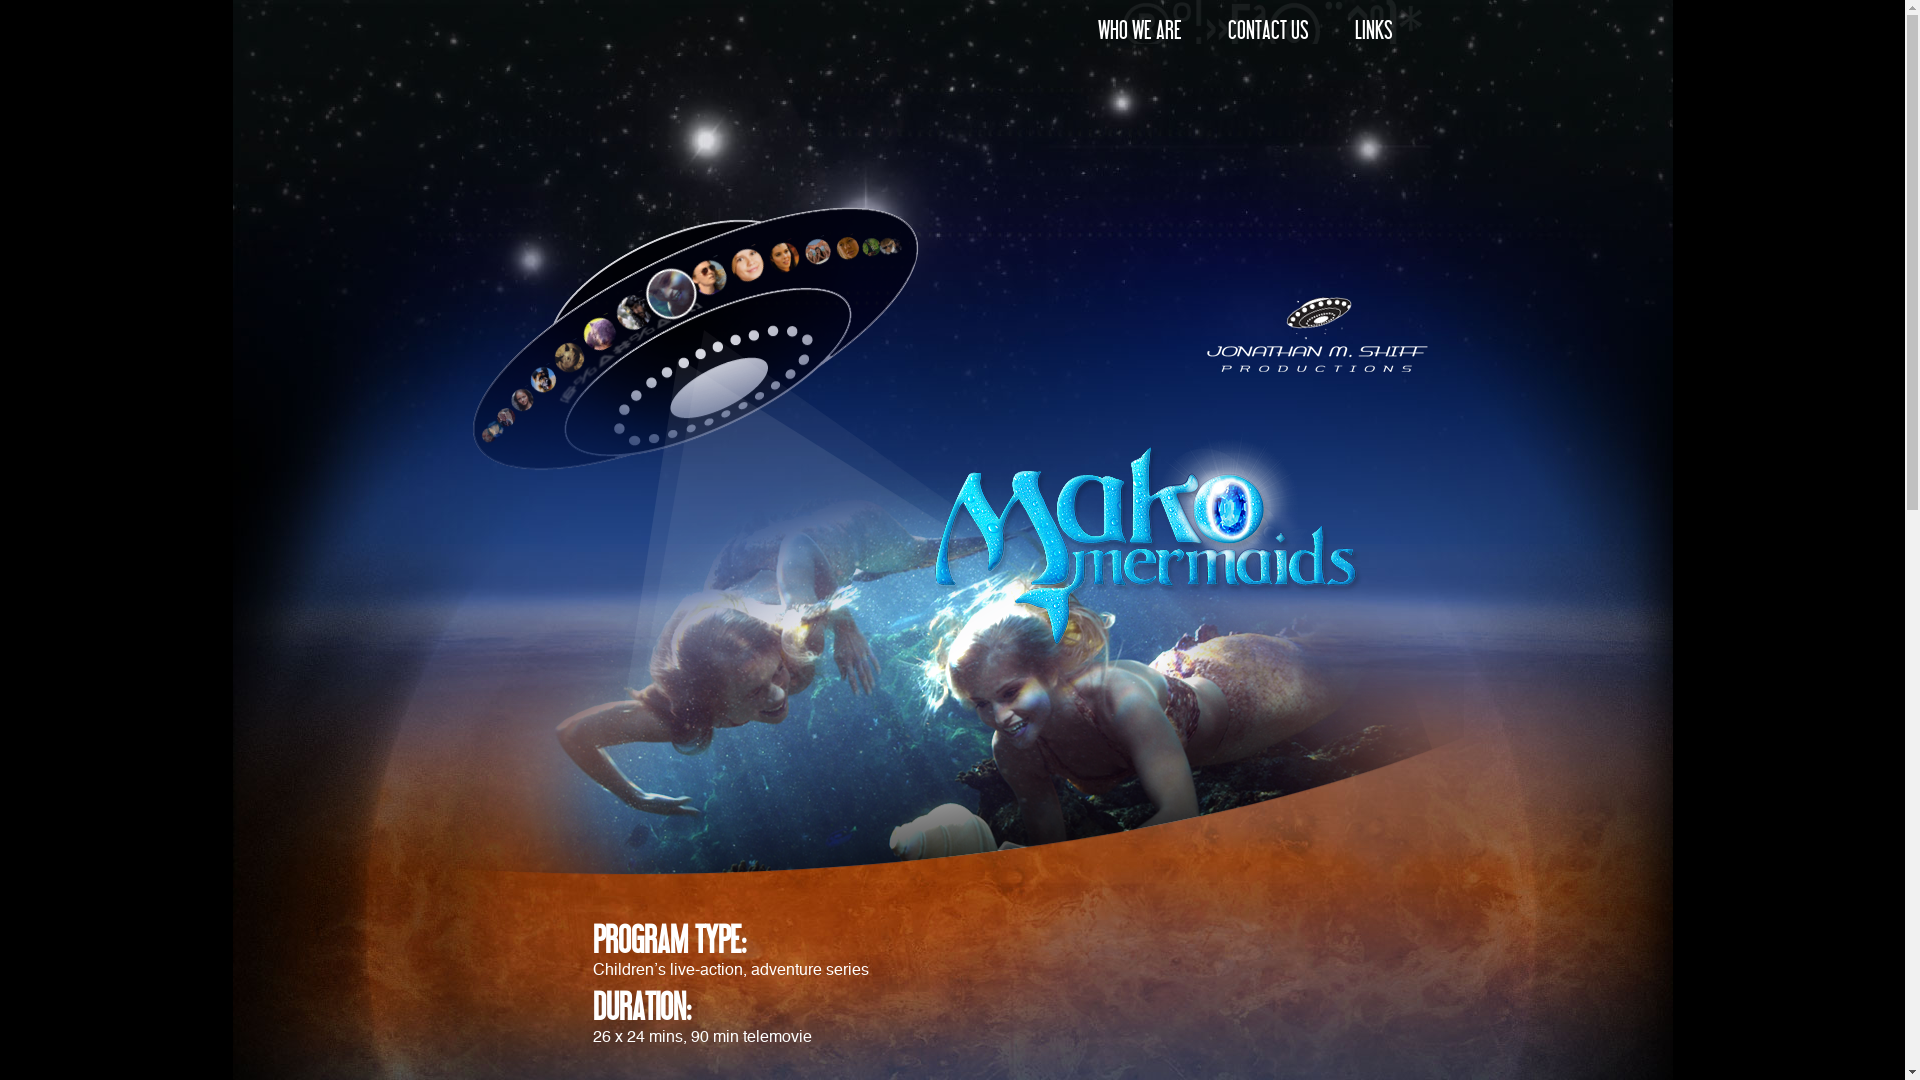 Image resolution: width=1920 pixels, height=1080 pixels. I want to click on 'Jonathan M. Shift Productions', so click(1316, 333).